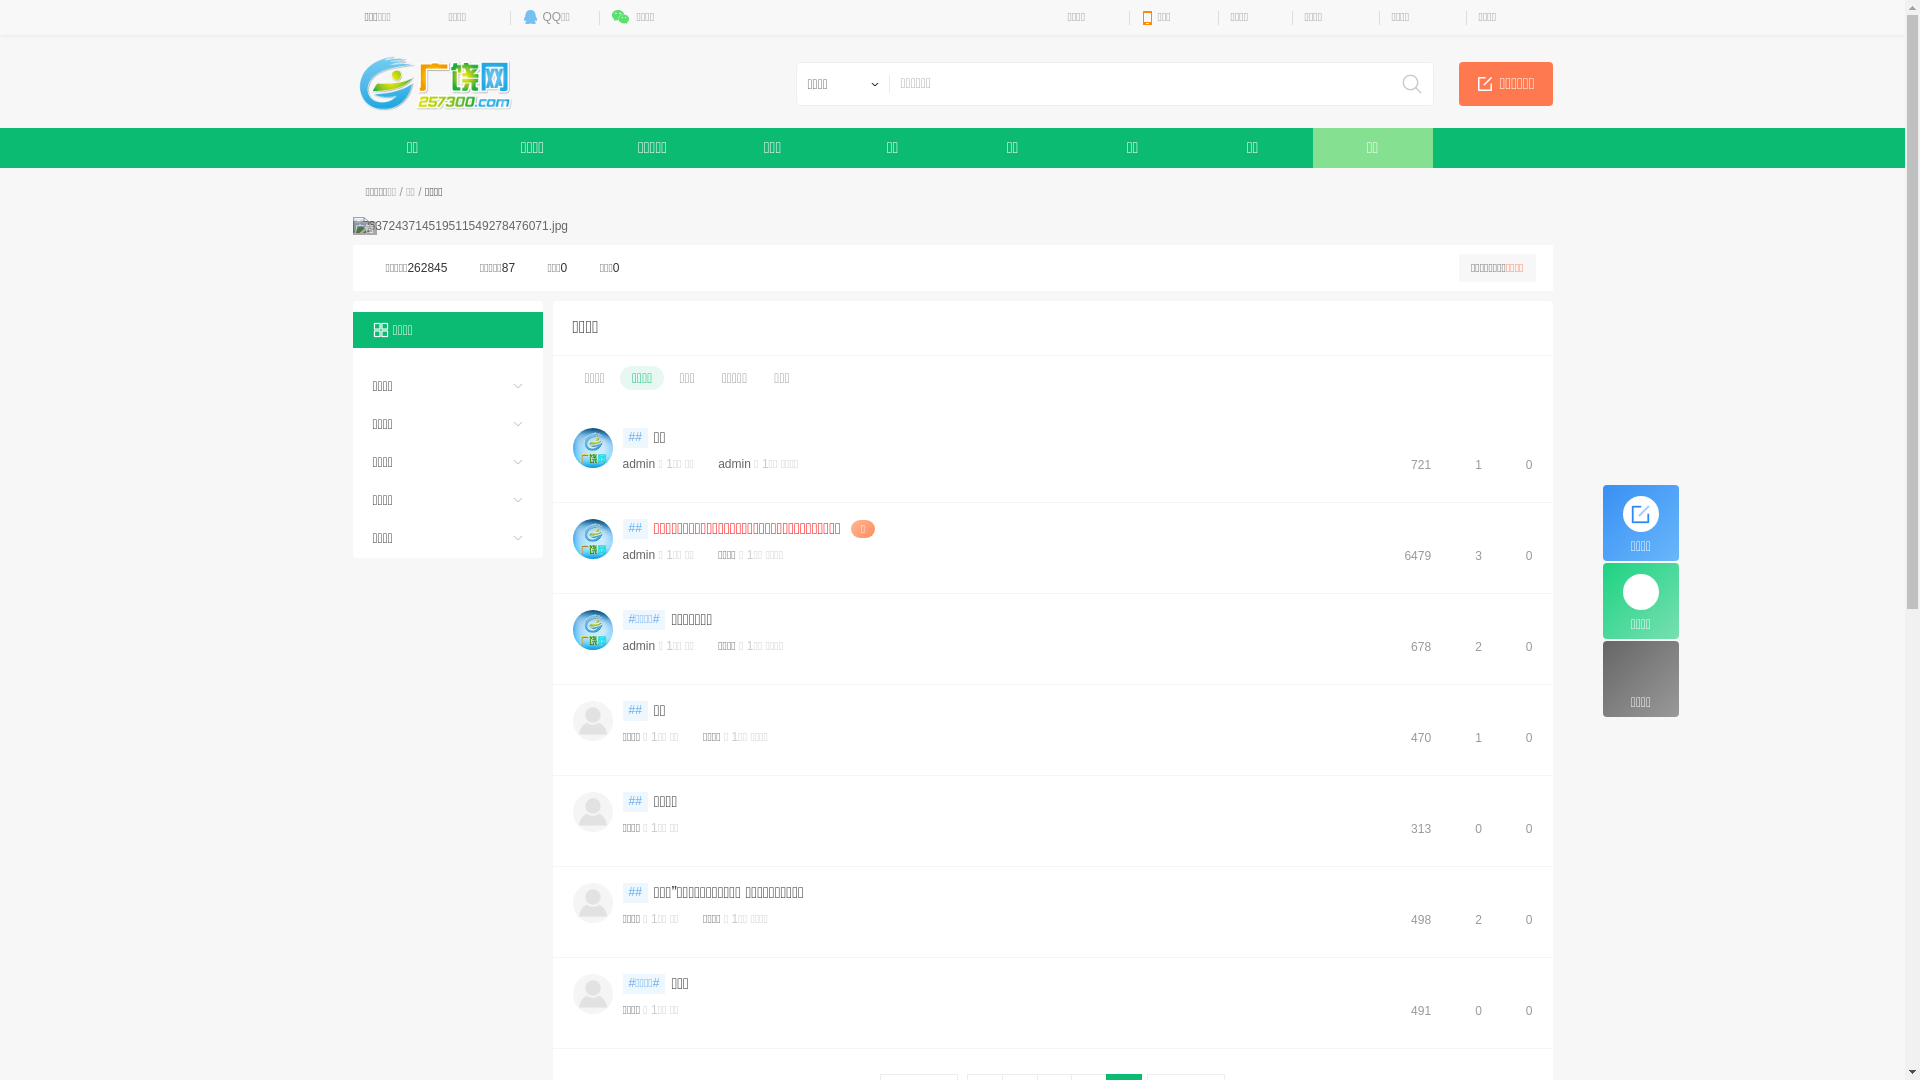 The width and height of the screenshot is (1920, 1080). Describe the element at coordinates (1406, 555) in the screenshot. I see `'6479'` at that location.